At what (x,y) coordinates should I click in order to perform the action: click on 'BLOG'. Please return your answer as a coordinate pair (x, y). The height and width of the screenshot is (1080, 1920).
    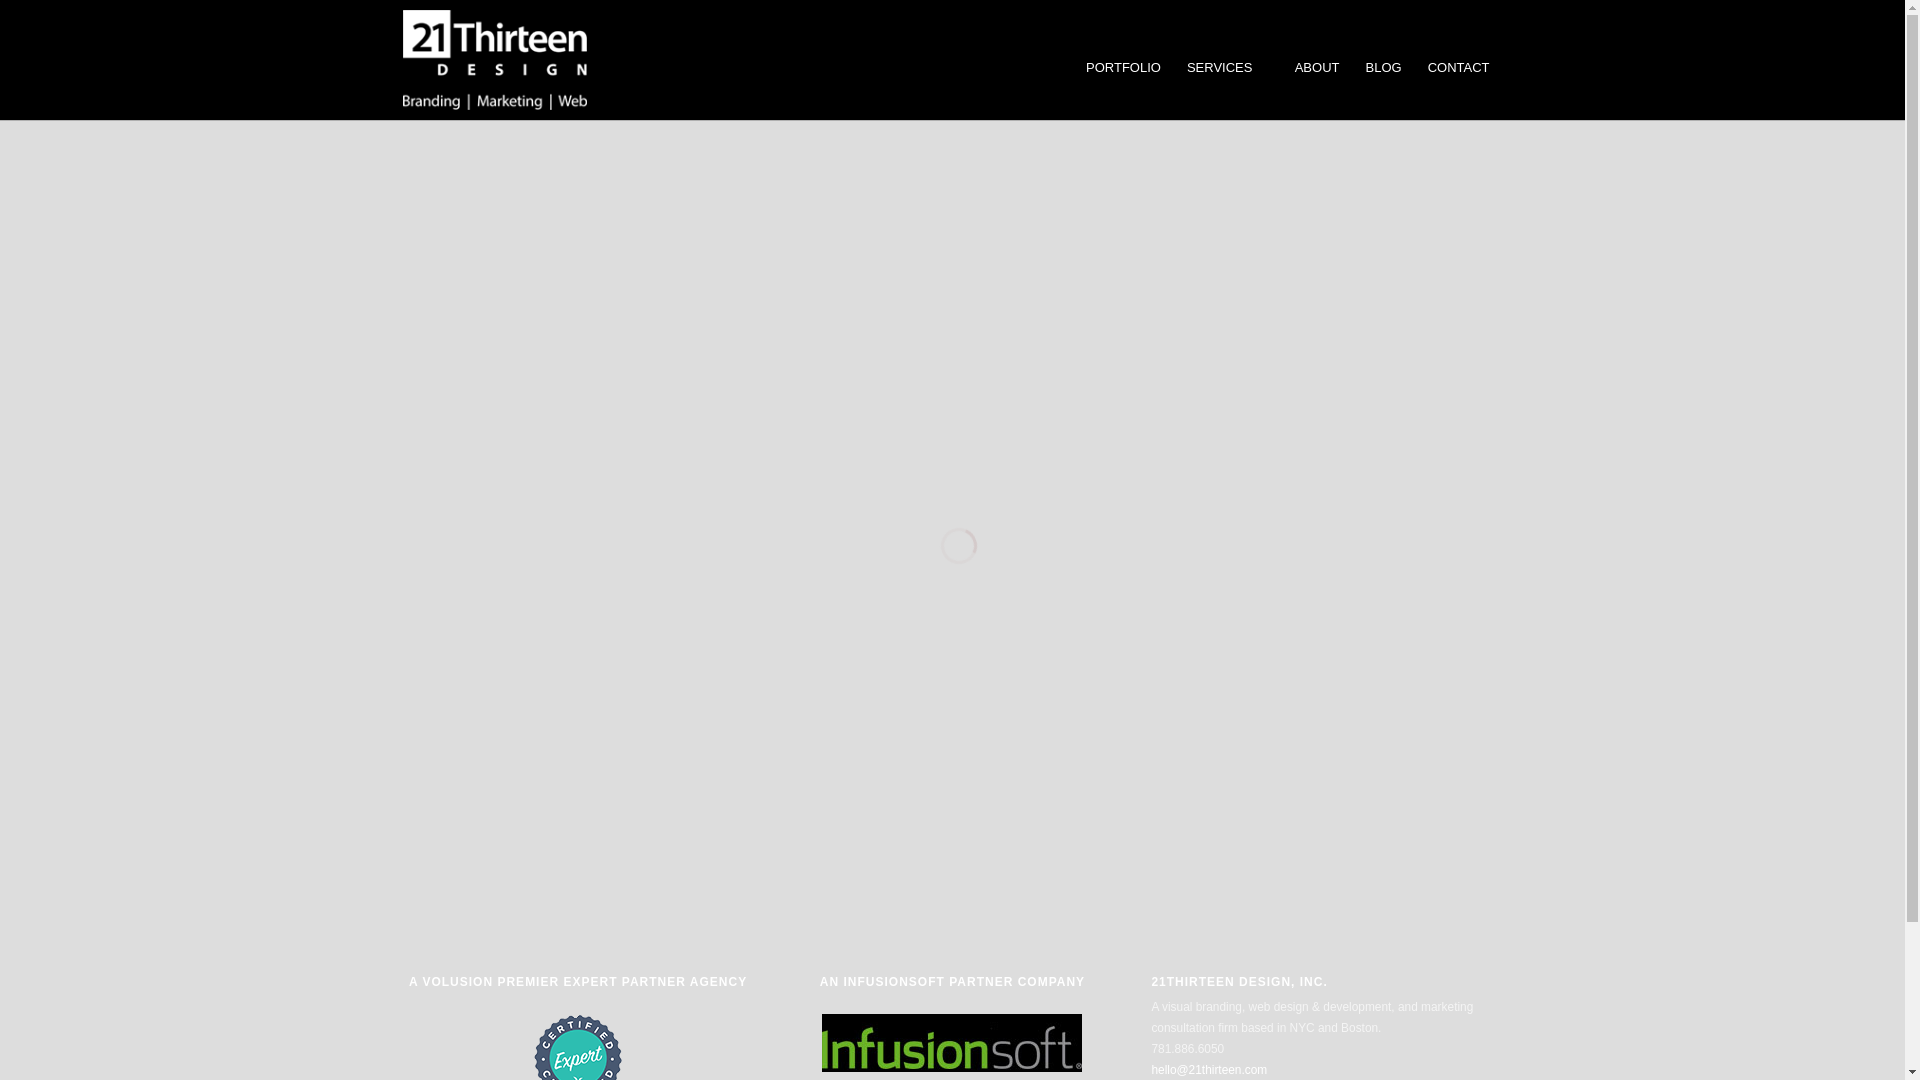
    Looking at the image, I should click on (1352, 67).